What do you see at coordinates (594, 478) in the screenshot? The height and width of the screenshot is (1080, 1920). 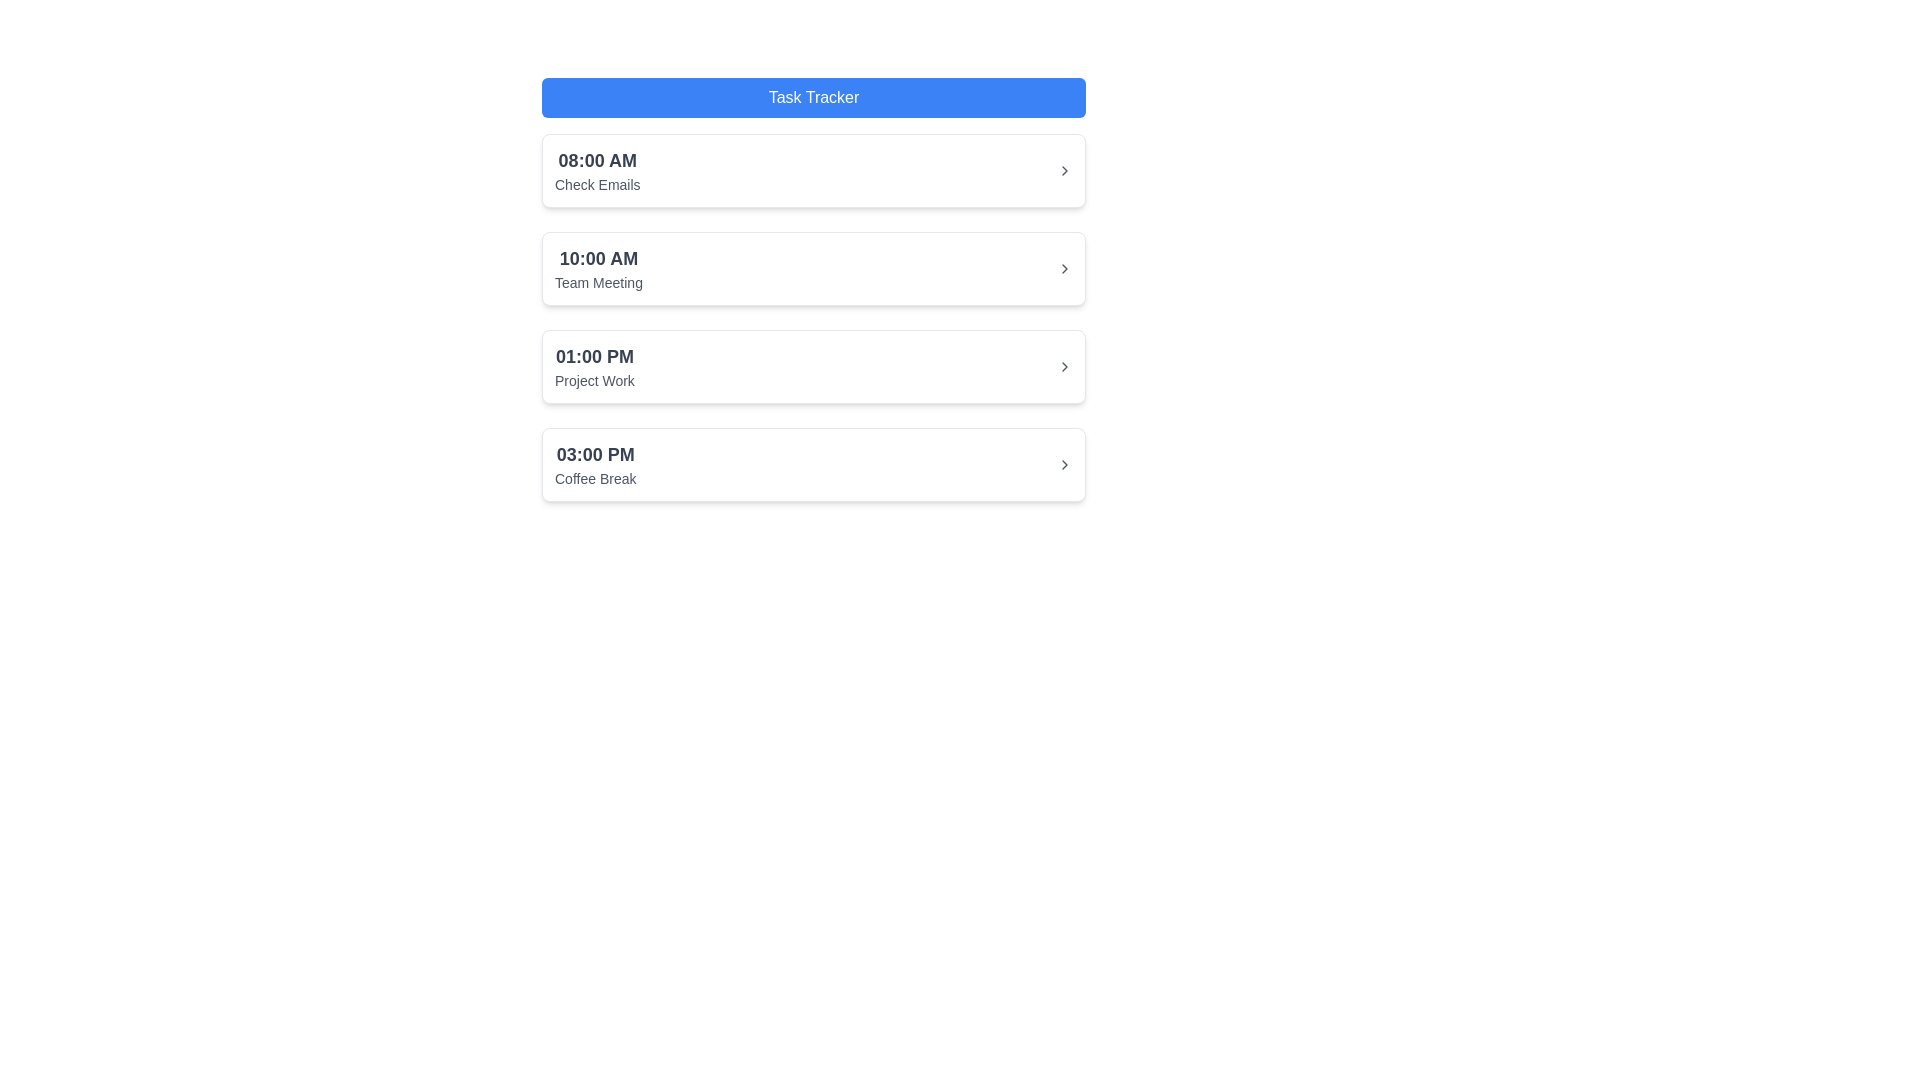 I see `the static text label displaying 'Coffee Break', which is styled in small-sized, gray-colored text and located below the '03:00 PM' bolded text in the fourth item of a vertically aligned list of time blocks` at bounding box center [594, 478].